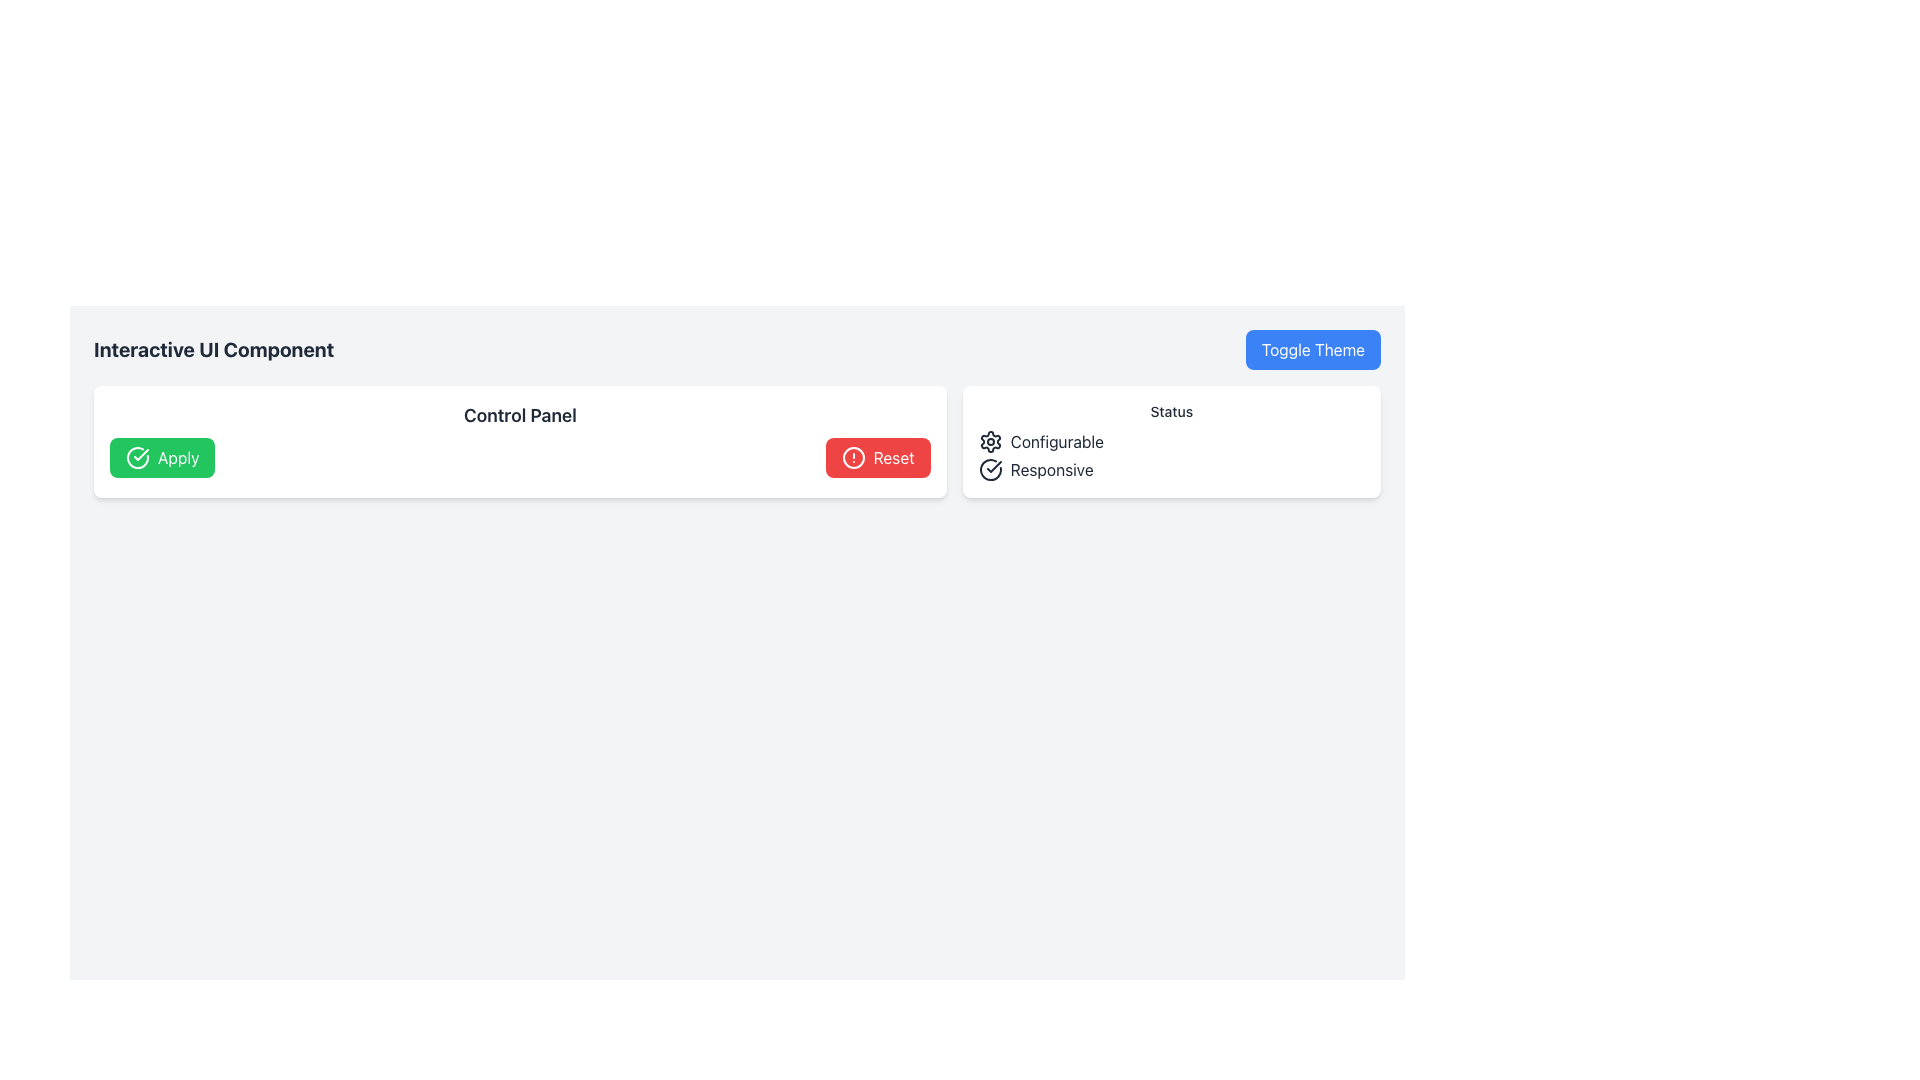 This screenshot has width=1920, height=1080. I want to click on the checkmark icon located inside the green 'Apply' button, which has a circular boundary and is styled as an SVG element, so click(140, 455).